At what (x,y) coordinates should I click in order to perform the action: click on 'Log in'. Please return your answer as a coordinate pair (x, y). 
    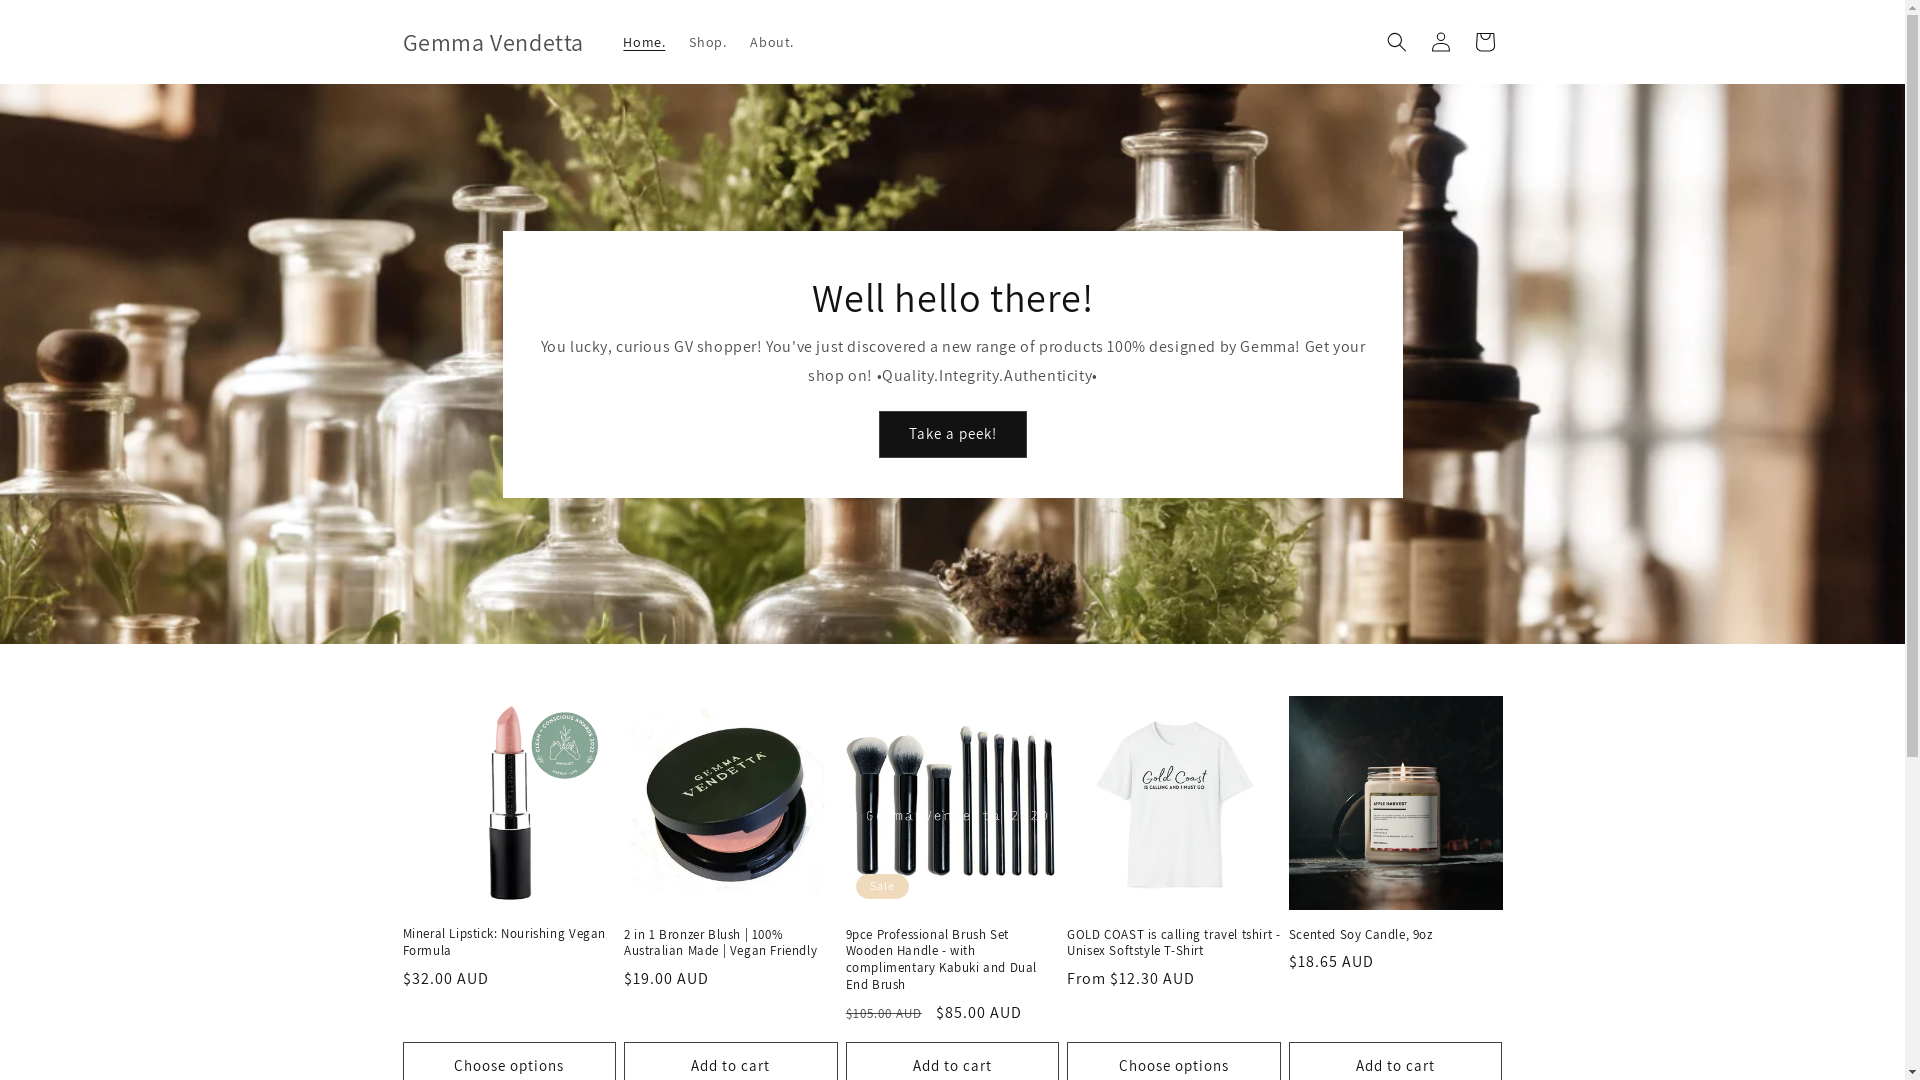
    Looking at the image, I should click on (1440, 42).